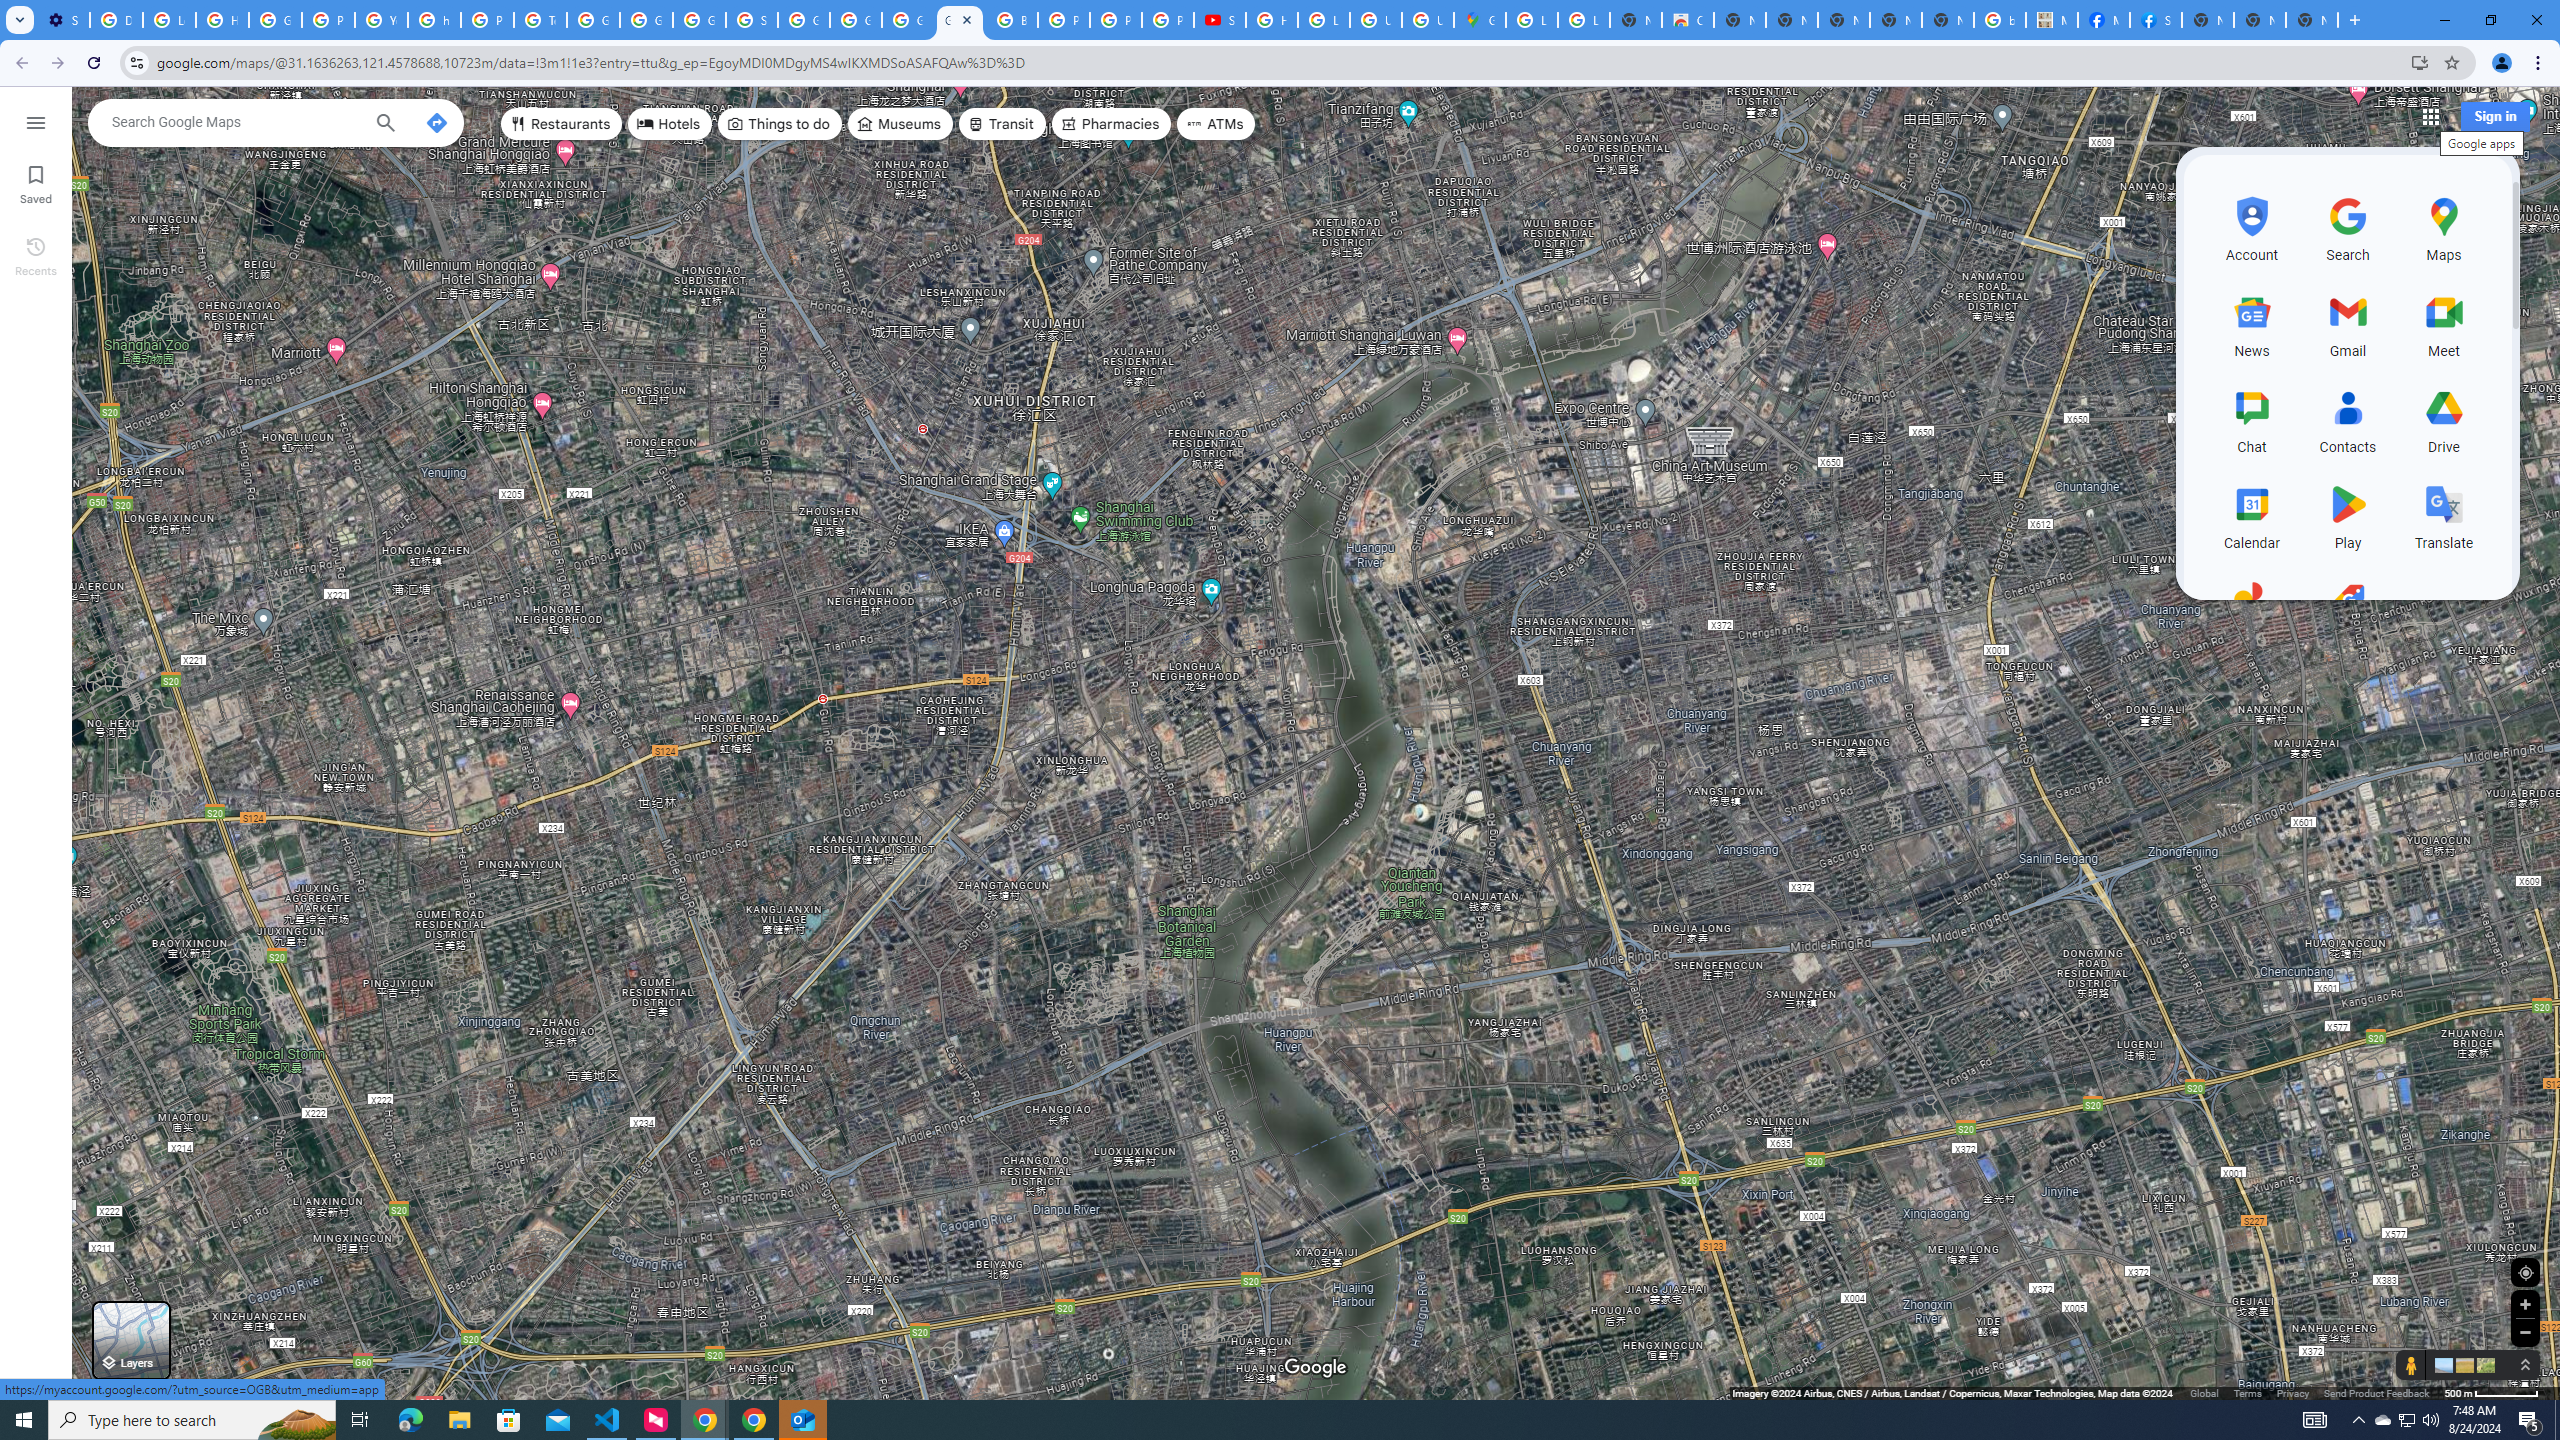  Describe the element at coordinates (1687, 19) in the screenshot. I see `'Chrome Web Store'` at that location.